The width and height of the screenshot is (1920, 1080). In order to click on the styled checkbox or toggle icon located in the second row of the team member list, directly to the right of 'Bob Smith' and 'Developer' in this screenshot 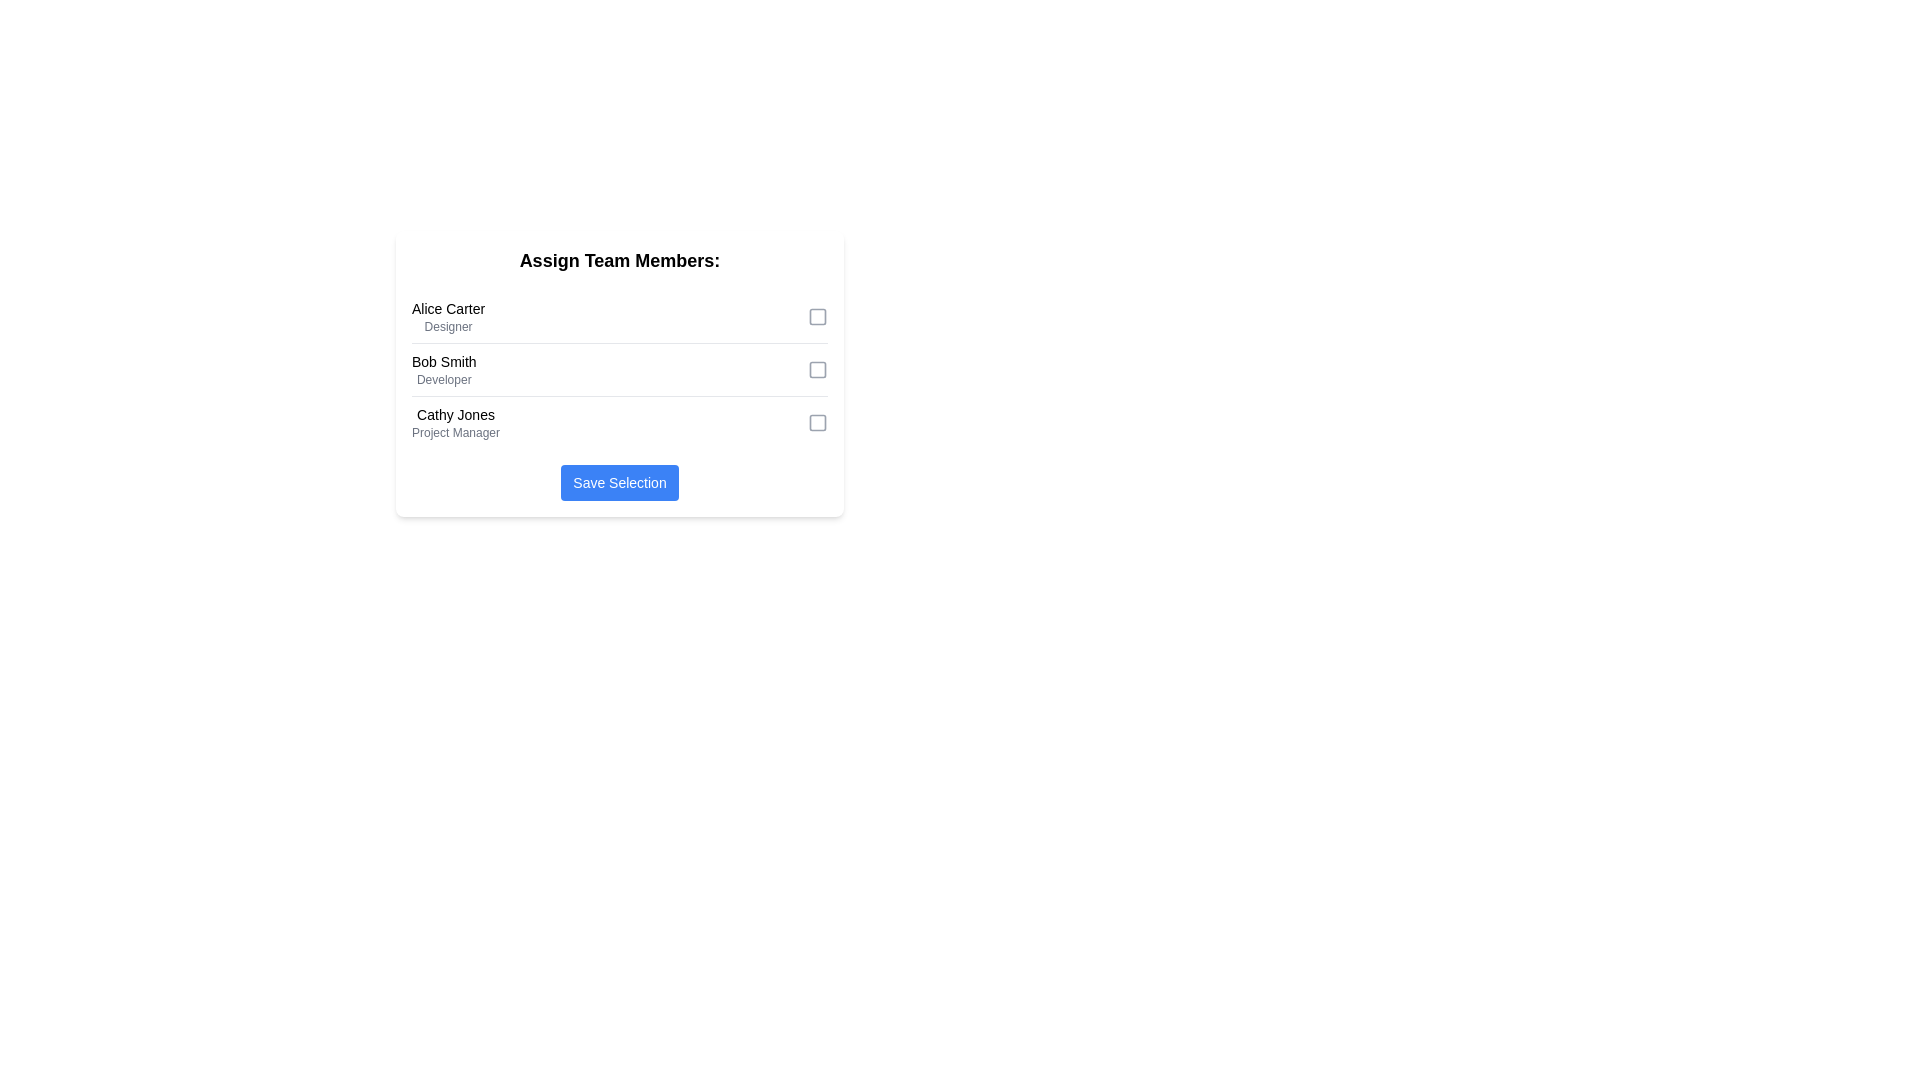, I will do `click(817, 370)`.